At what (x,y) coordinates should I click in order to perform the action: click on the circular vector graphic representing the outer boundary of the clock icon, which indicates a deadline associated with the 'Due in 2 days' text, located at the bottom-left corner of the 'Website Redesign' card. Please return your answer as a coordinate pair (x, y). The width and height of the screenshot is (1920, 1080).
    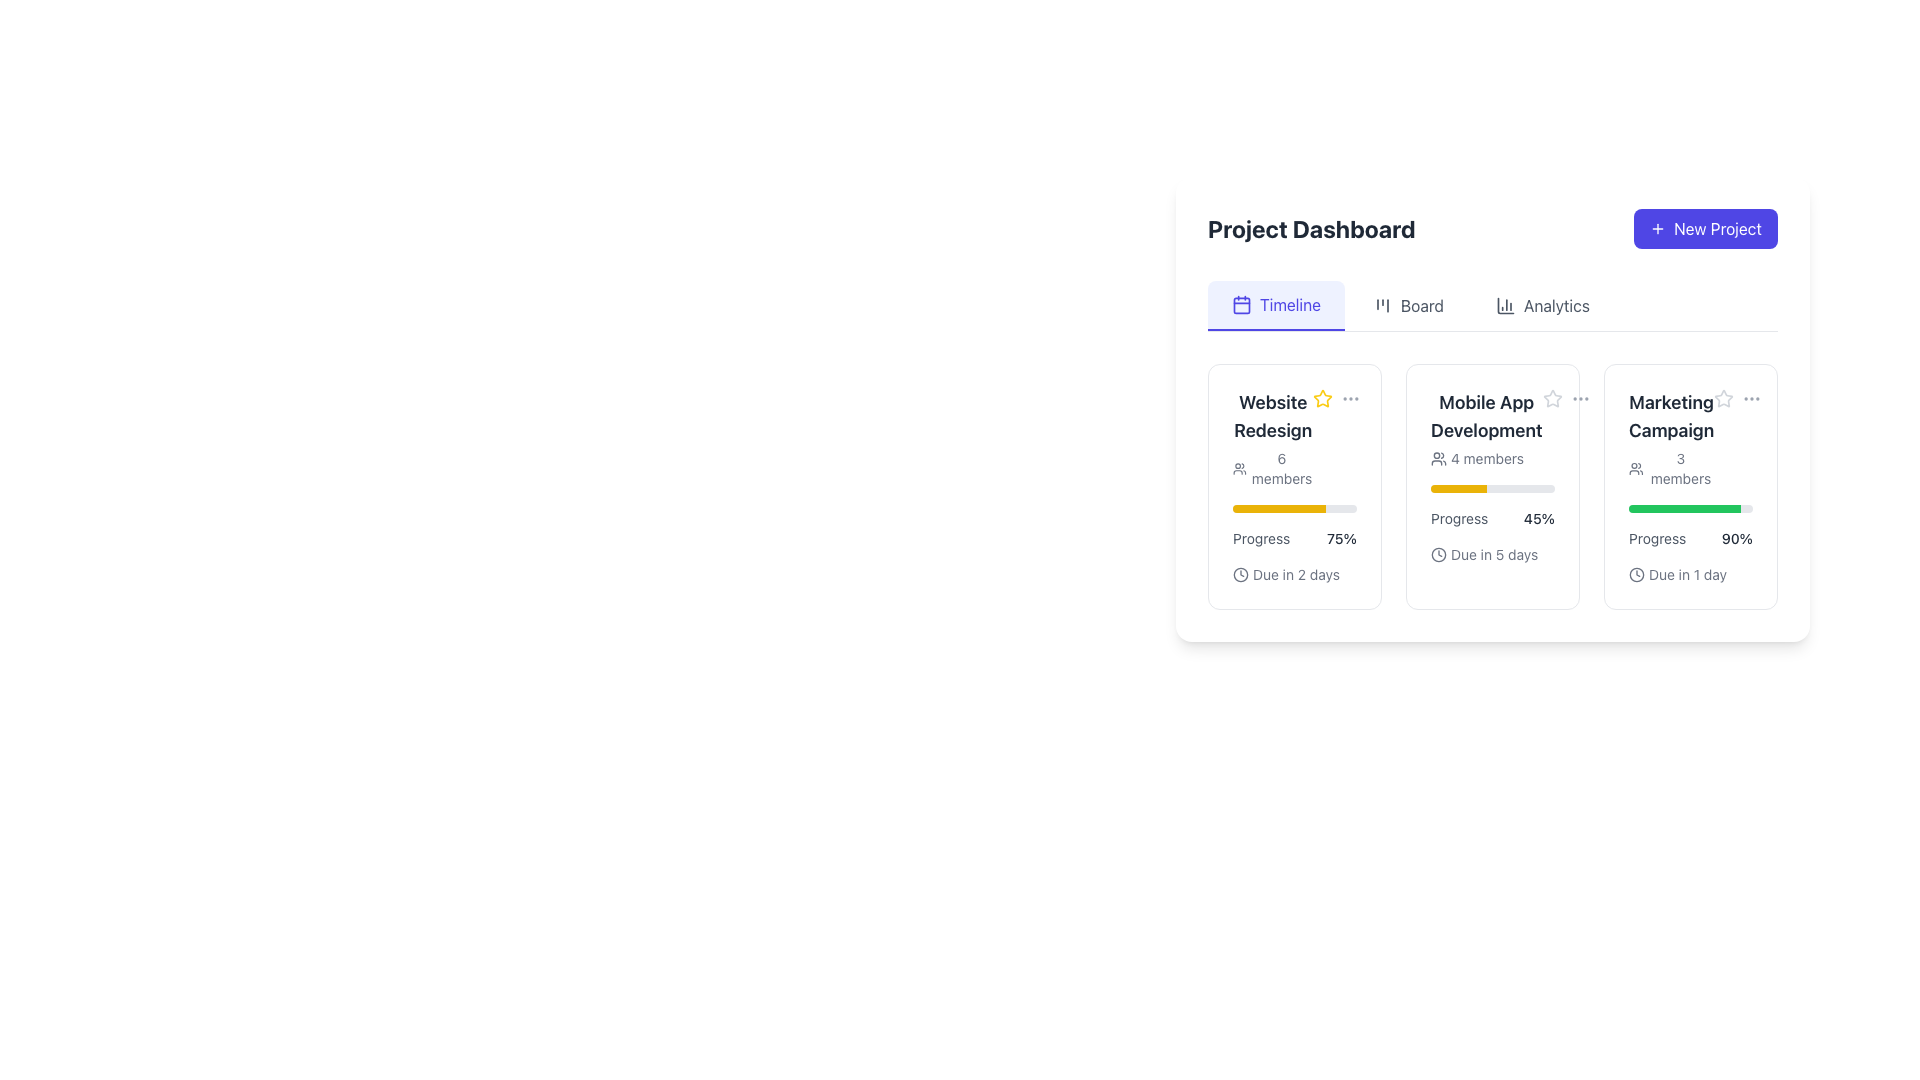
    Looking at the image, I should click on (1438, 555).